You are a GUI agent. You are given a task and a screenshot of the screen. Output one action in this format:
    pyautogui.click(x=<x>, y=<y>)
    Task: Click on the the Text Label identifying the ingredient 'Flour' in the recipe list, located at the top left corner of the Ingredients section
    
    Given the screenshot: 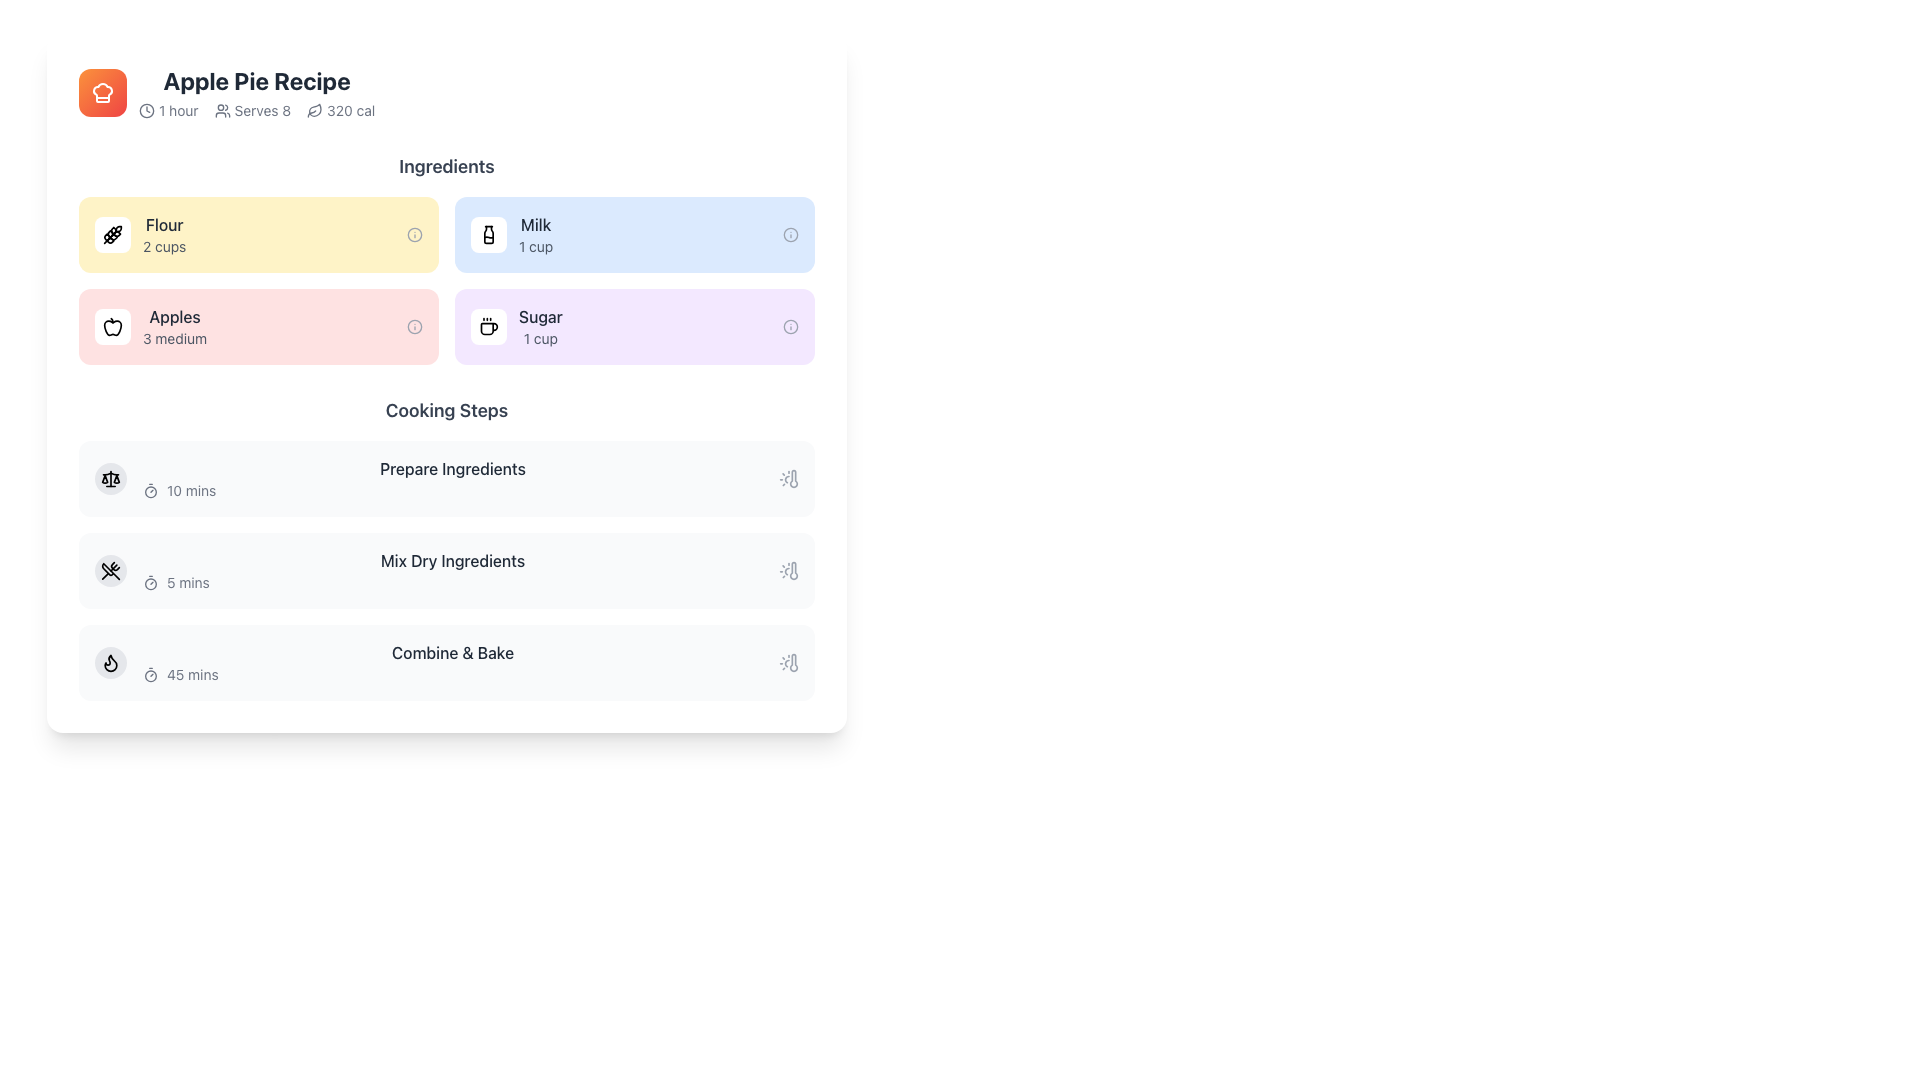 What is the action you would take?
    pyautogui.click(x=164, y=224)
    